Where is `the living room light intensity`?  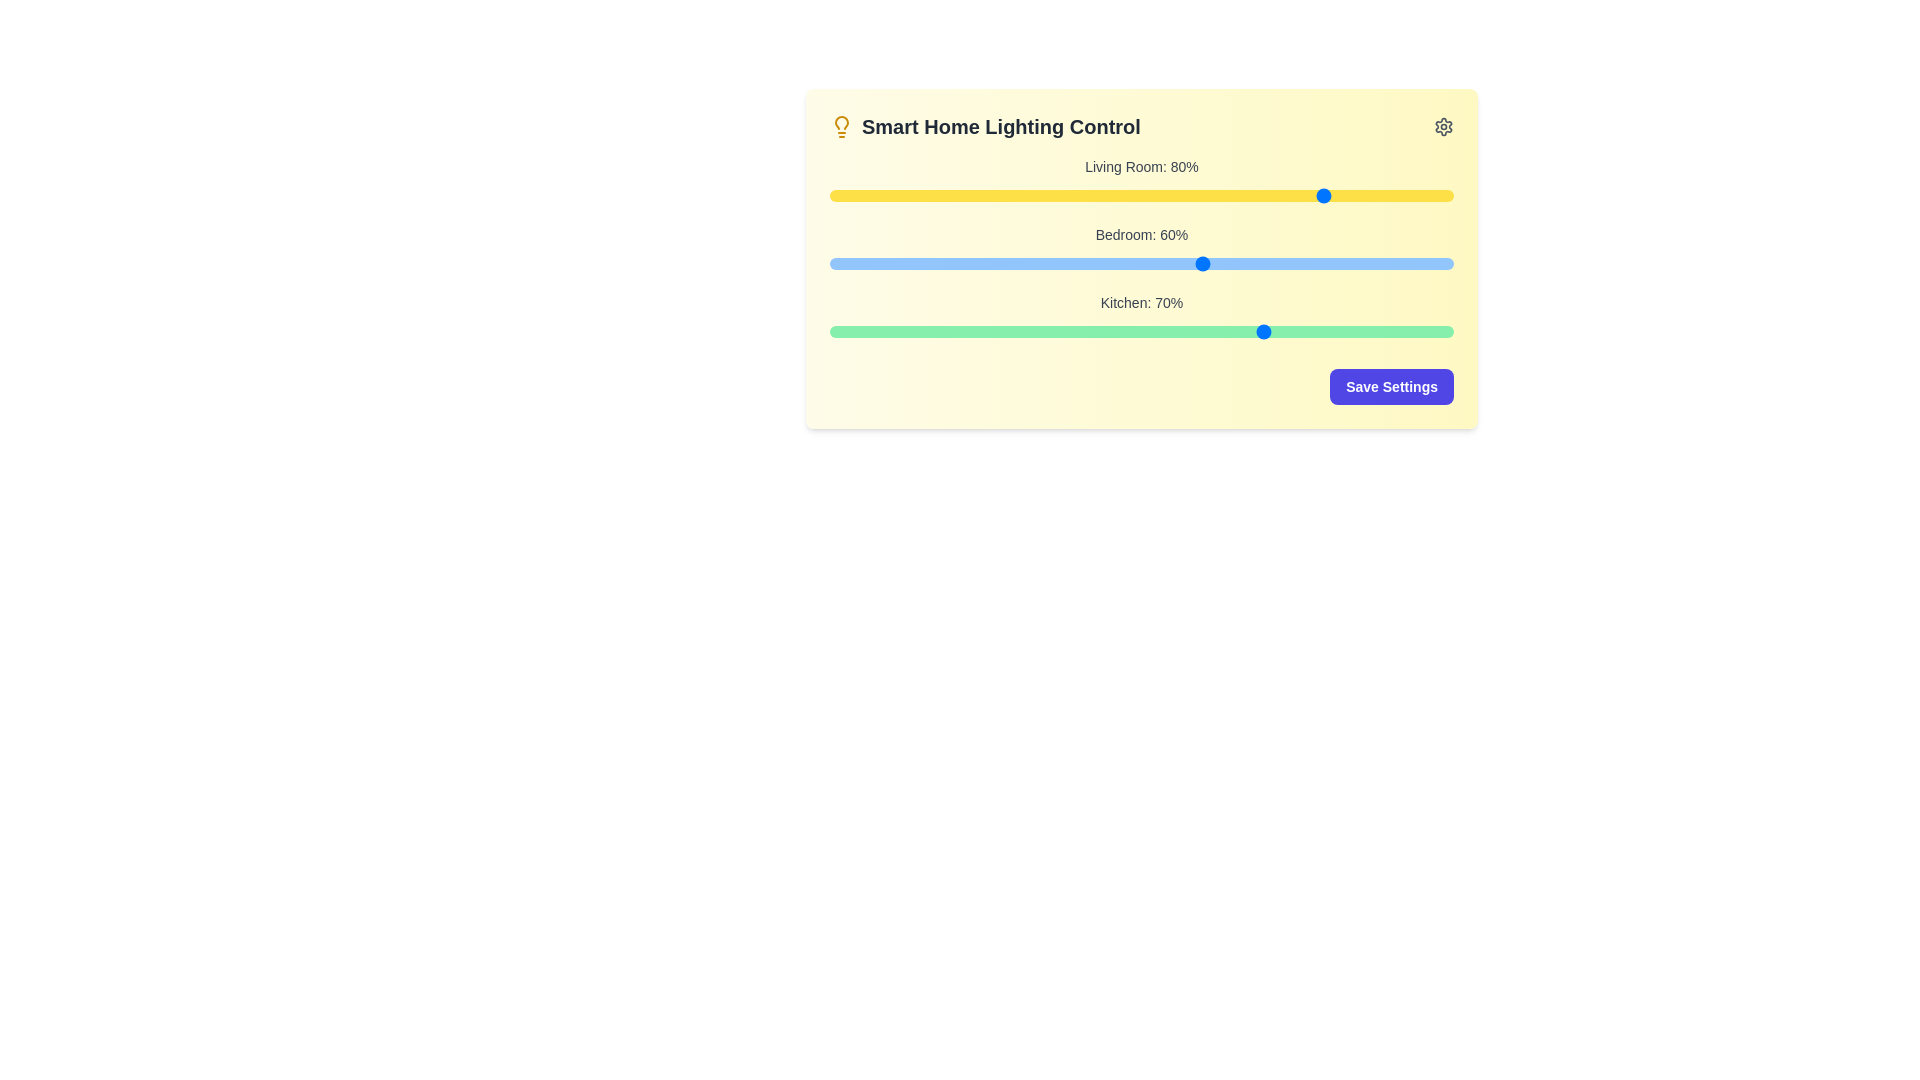 the living room light intensity is located at coordinates (960, 196).